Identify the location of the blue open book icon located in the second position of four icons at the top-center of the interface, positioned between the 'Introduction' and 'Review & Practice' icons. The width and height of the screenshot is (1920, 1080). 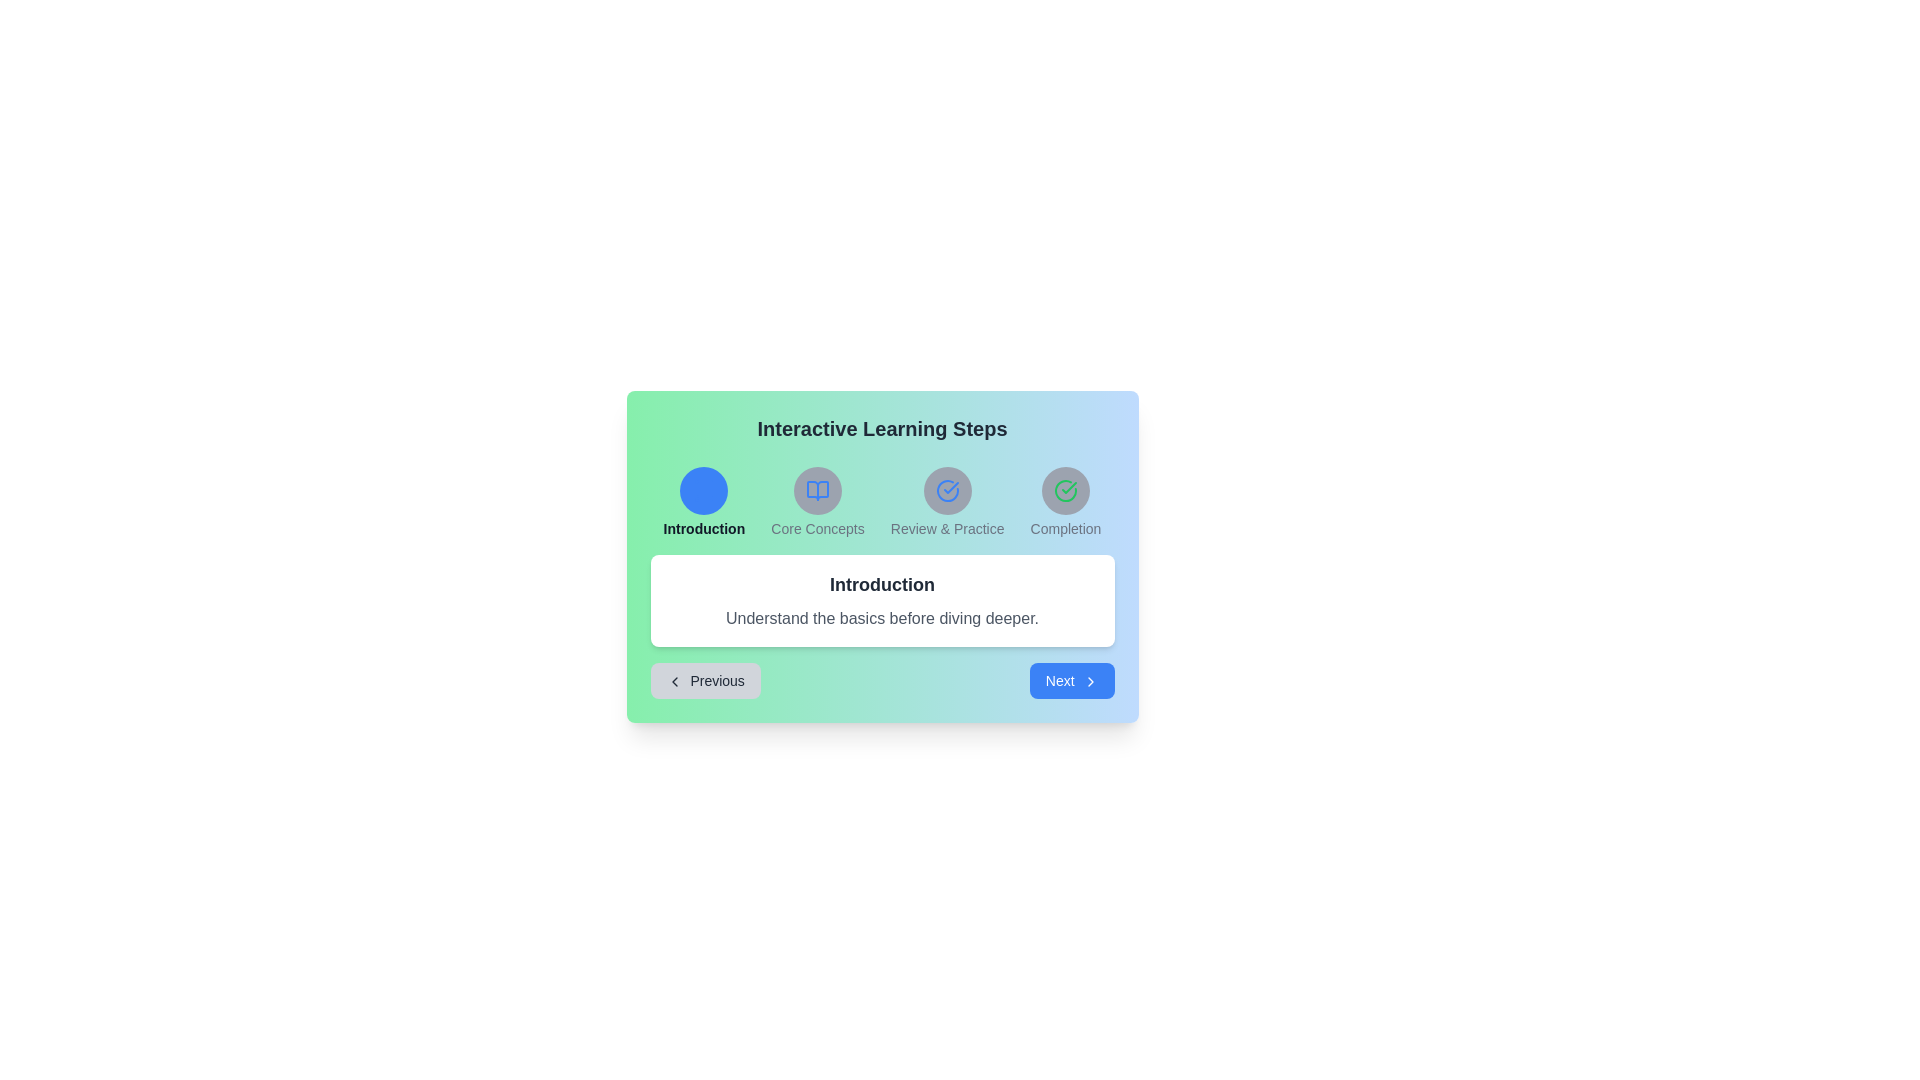
(818, 490).